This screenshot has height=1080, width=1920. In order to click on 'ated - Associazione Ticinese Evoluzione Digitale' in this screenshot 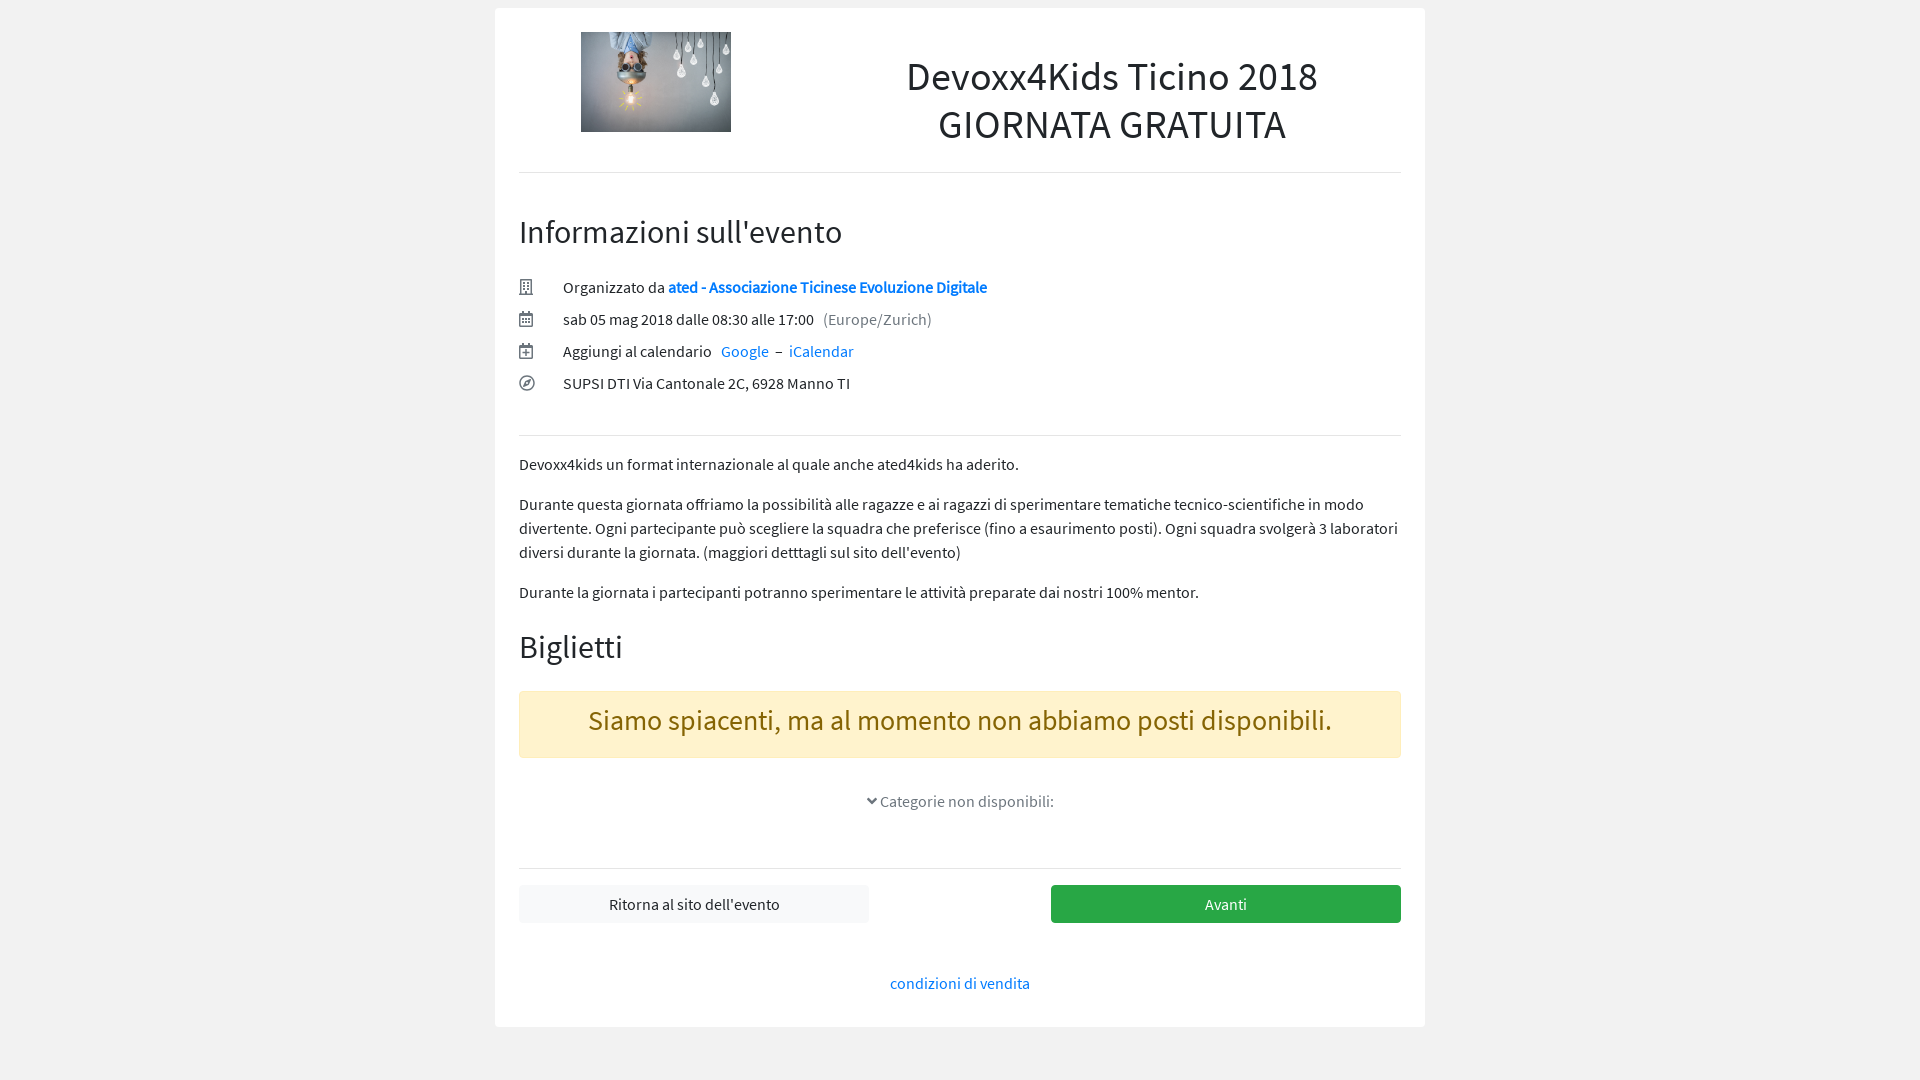, I will do `click(827, 286)`.